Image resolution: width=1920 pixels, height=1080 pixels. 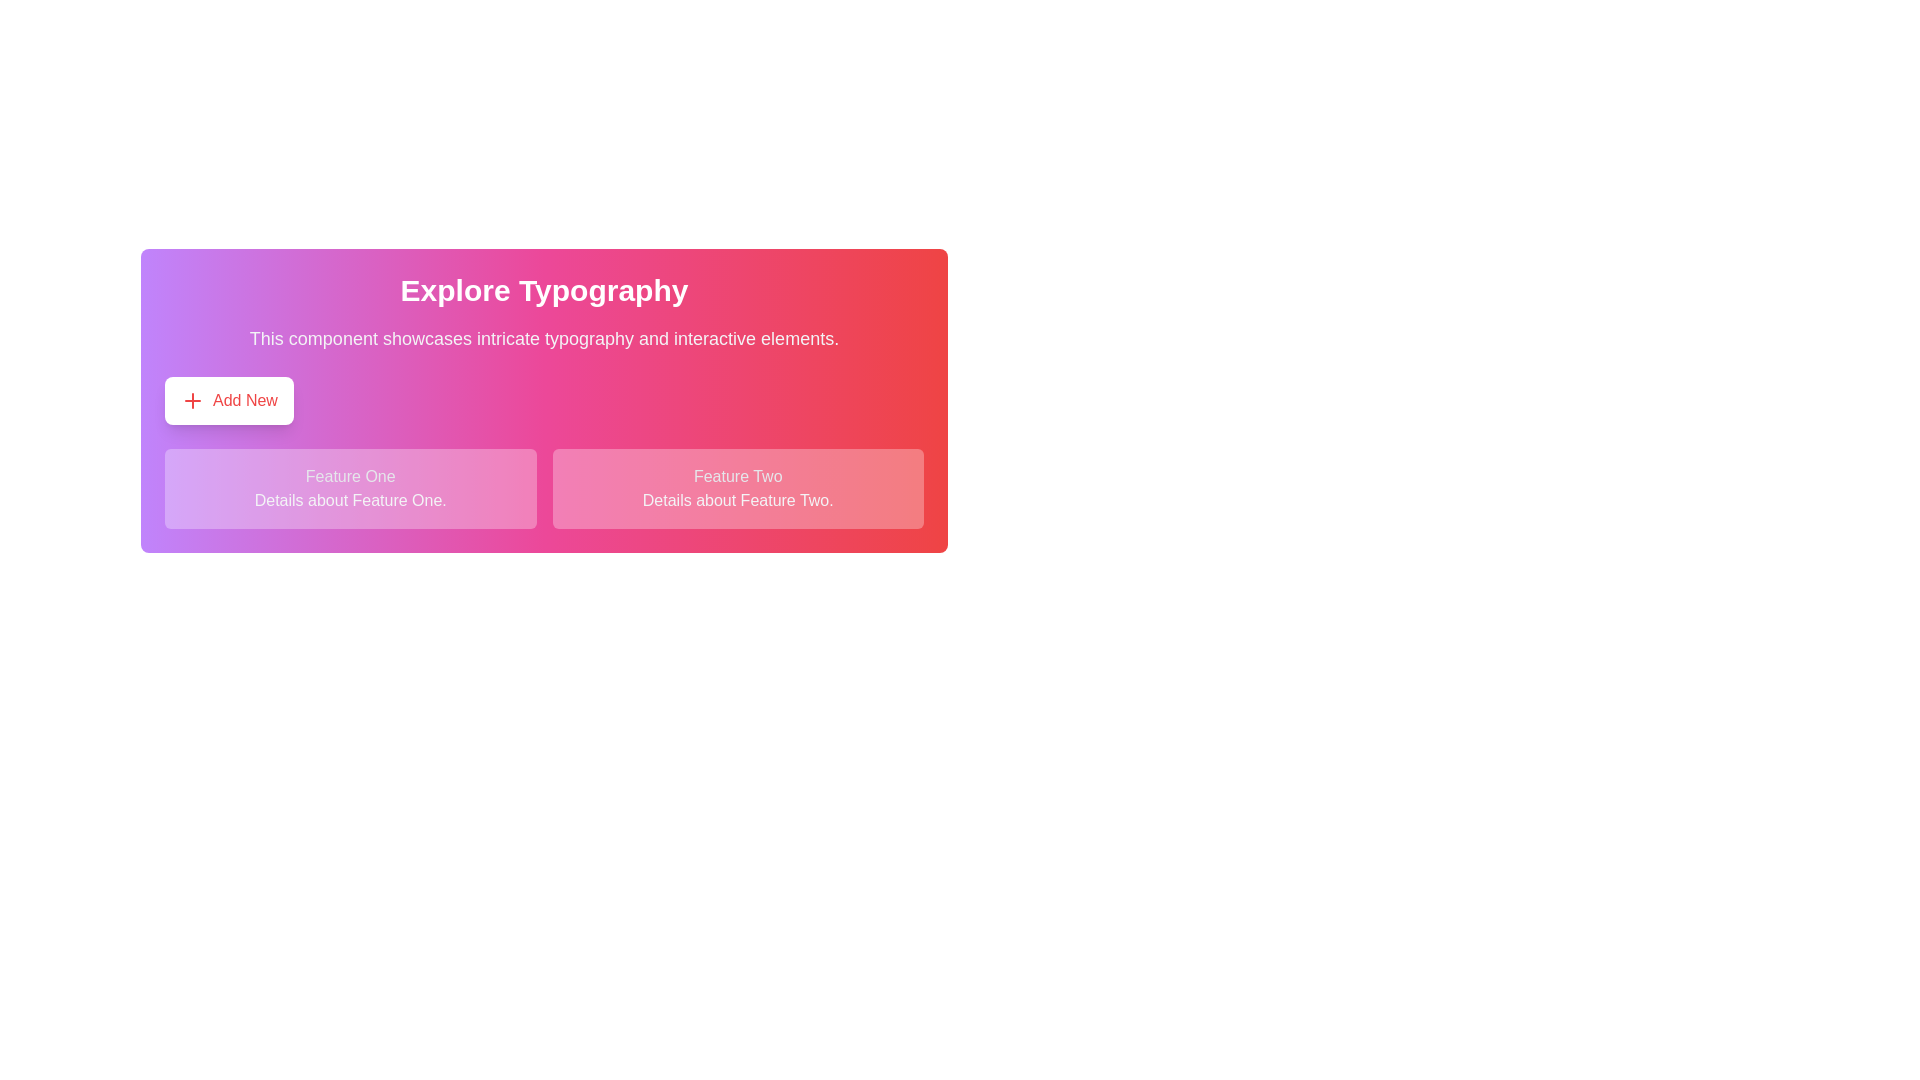 I want to click on the text block that provides descriptive information about the section, located below the header 'Explore Typography', so click(x=544, y=338).